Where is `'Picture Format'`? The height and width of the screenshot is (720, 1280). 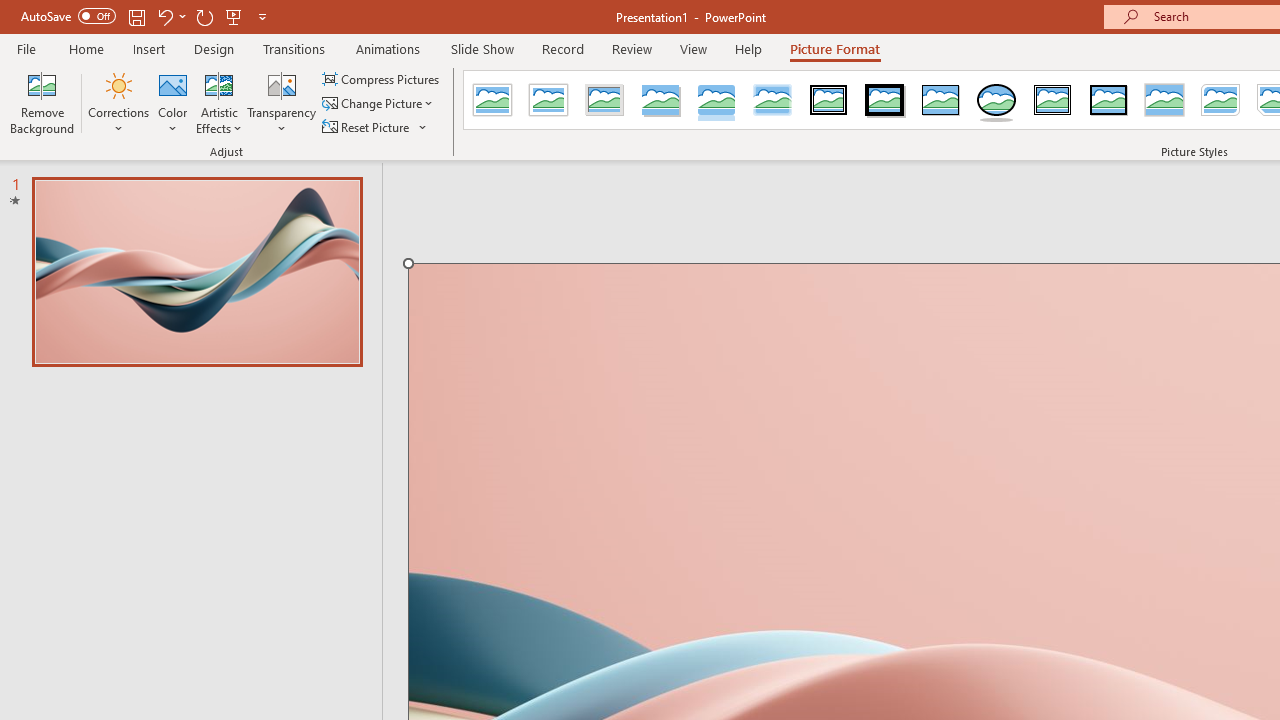
'Picture Format' is located at coordinates (835, 48).